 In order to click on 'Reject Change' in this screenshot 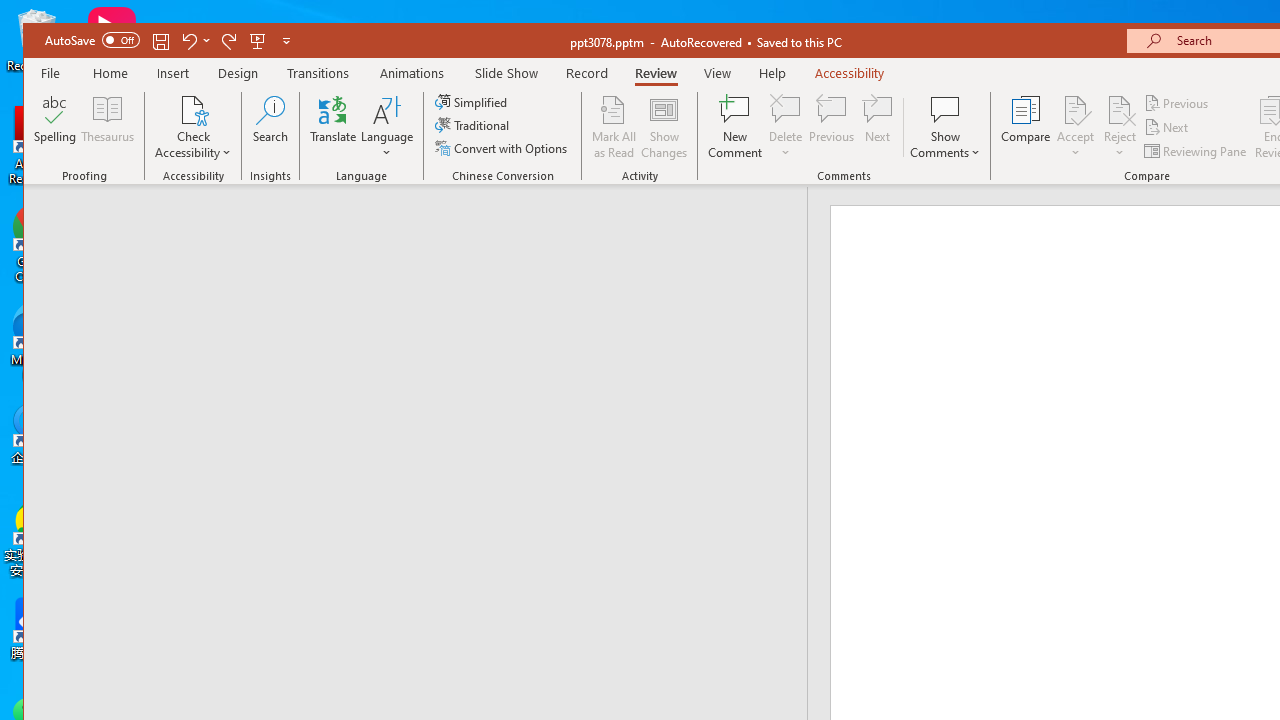, I will do `click(1120, 109)`.